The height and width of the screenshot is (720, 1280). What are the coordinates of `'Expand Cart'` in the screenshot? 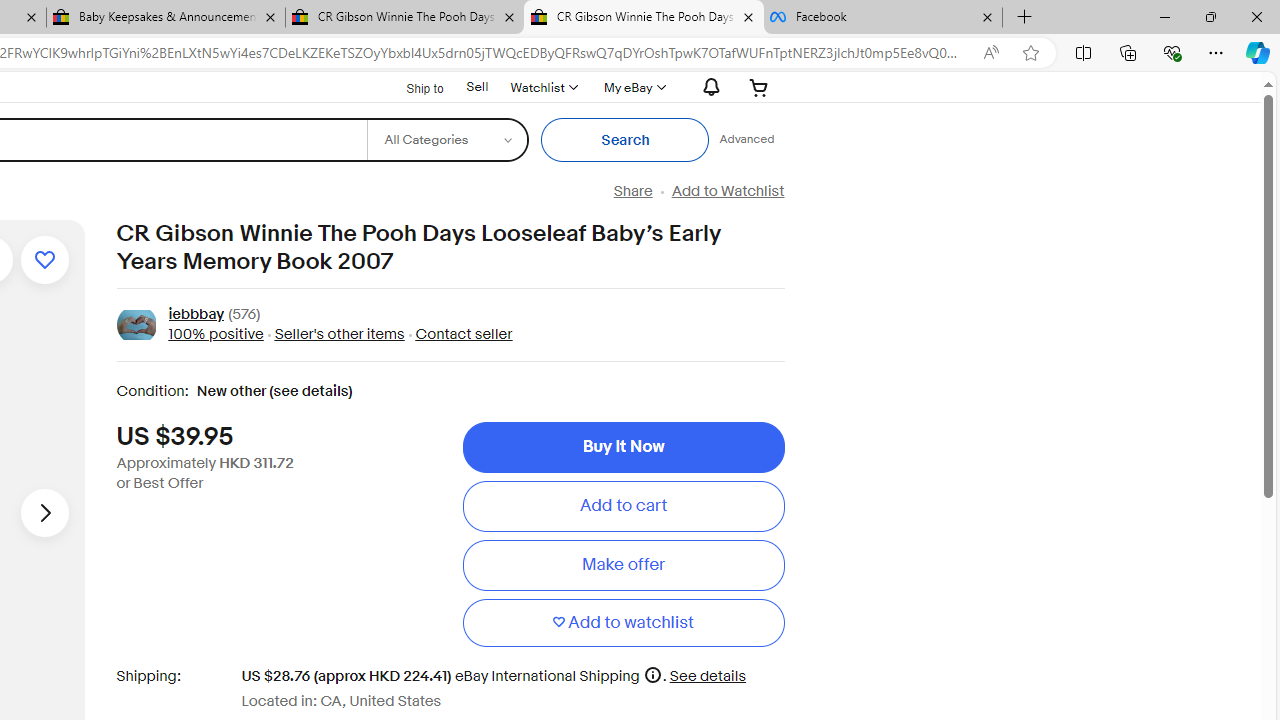 It's located at (758, 86).